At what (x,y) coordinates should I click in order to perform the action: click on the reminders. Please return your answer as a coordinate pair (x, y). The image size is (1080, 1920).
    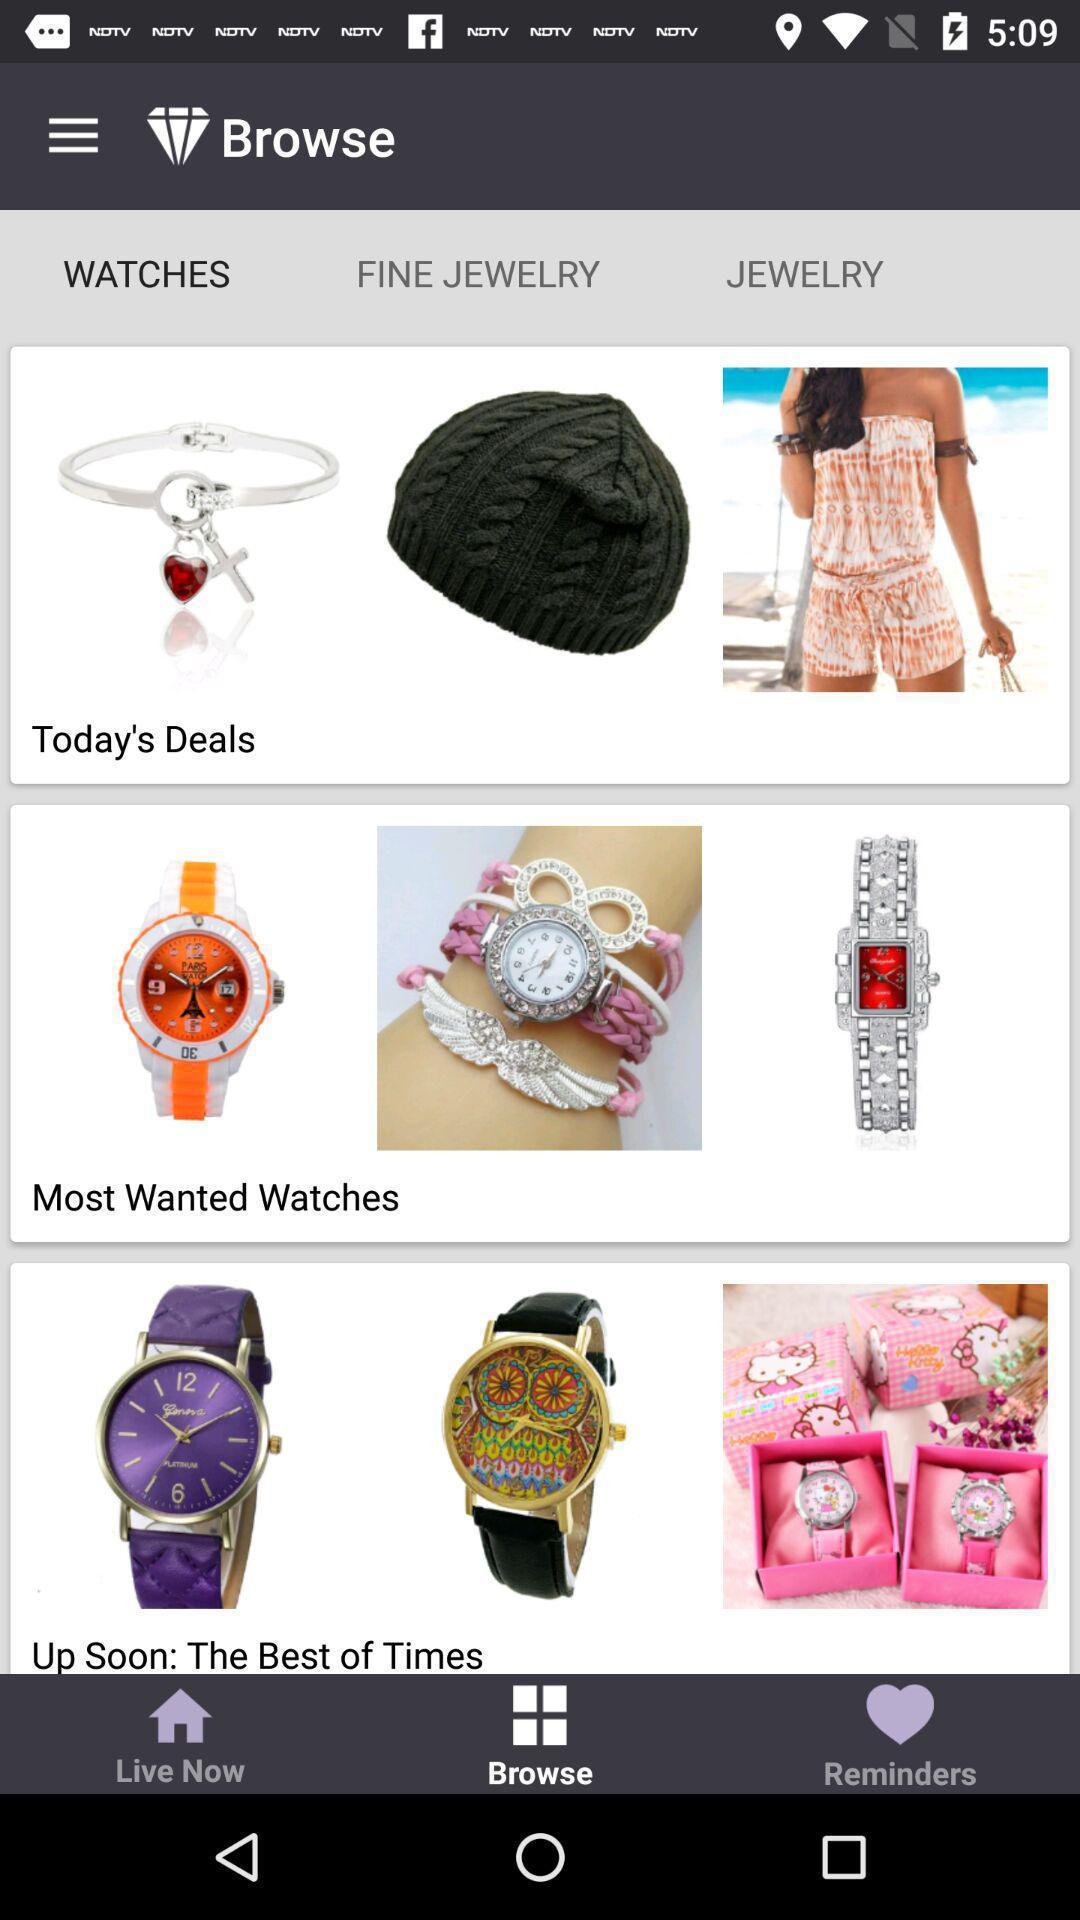
    Looking at the image, I should click on (898, 1738).